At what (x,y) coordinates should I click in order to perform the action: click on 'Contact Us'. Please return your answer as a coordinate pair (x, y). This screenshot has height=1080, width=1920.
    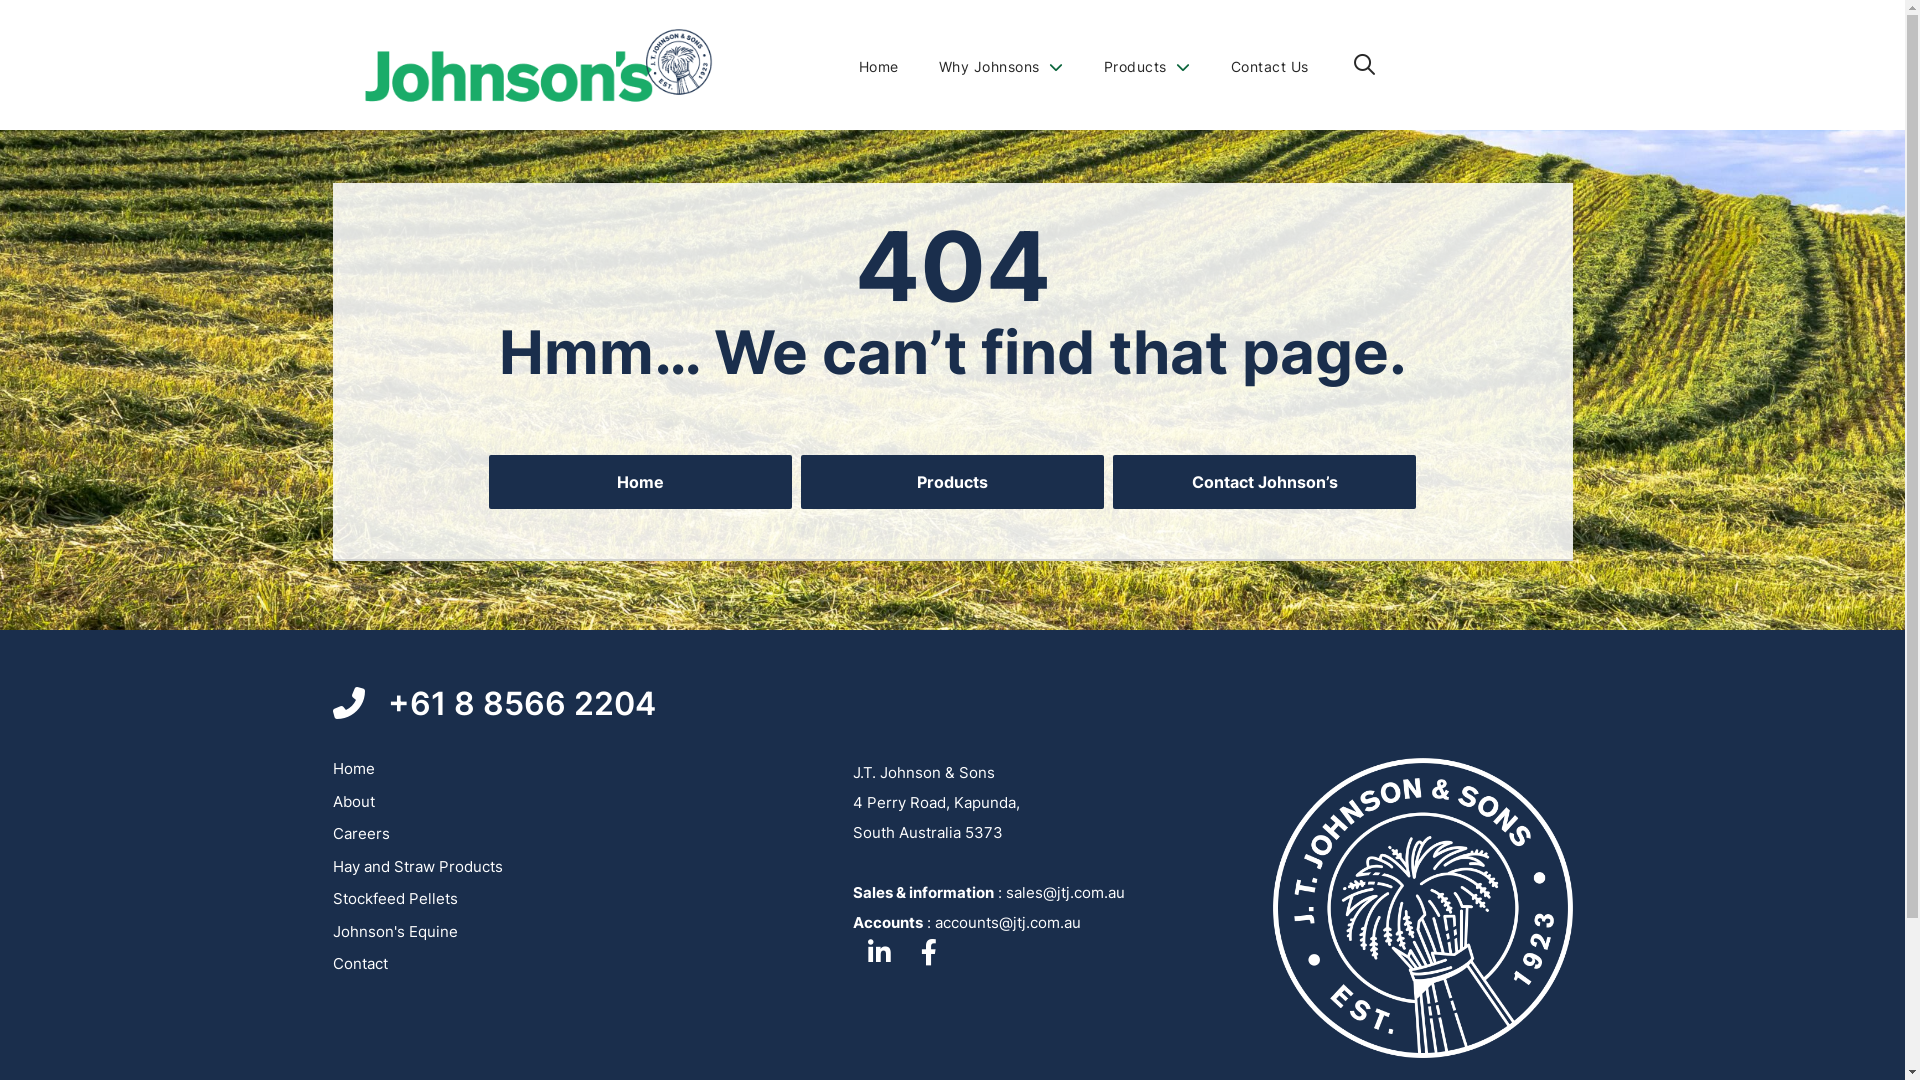
    Looking at the image, I should click on (1267, 65).